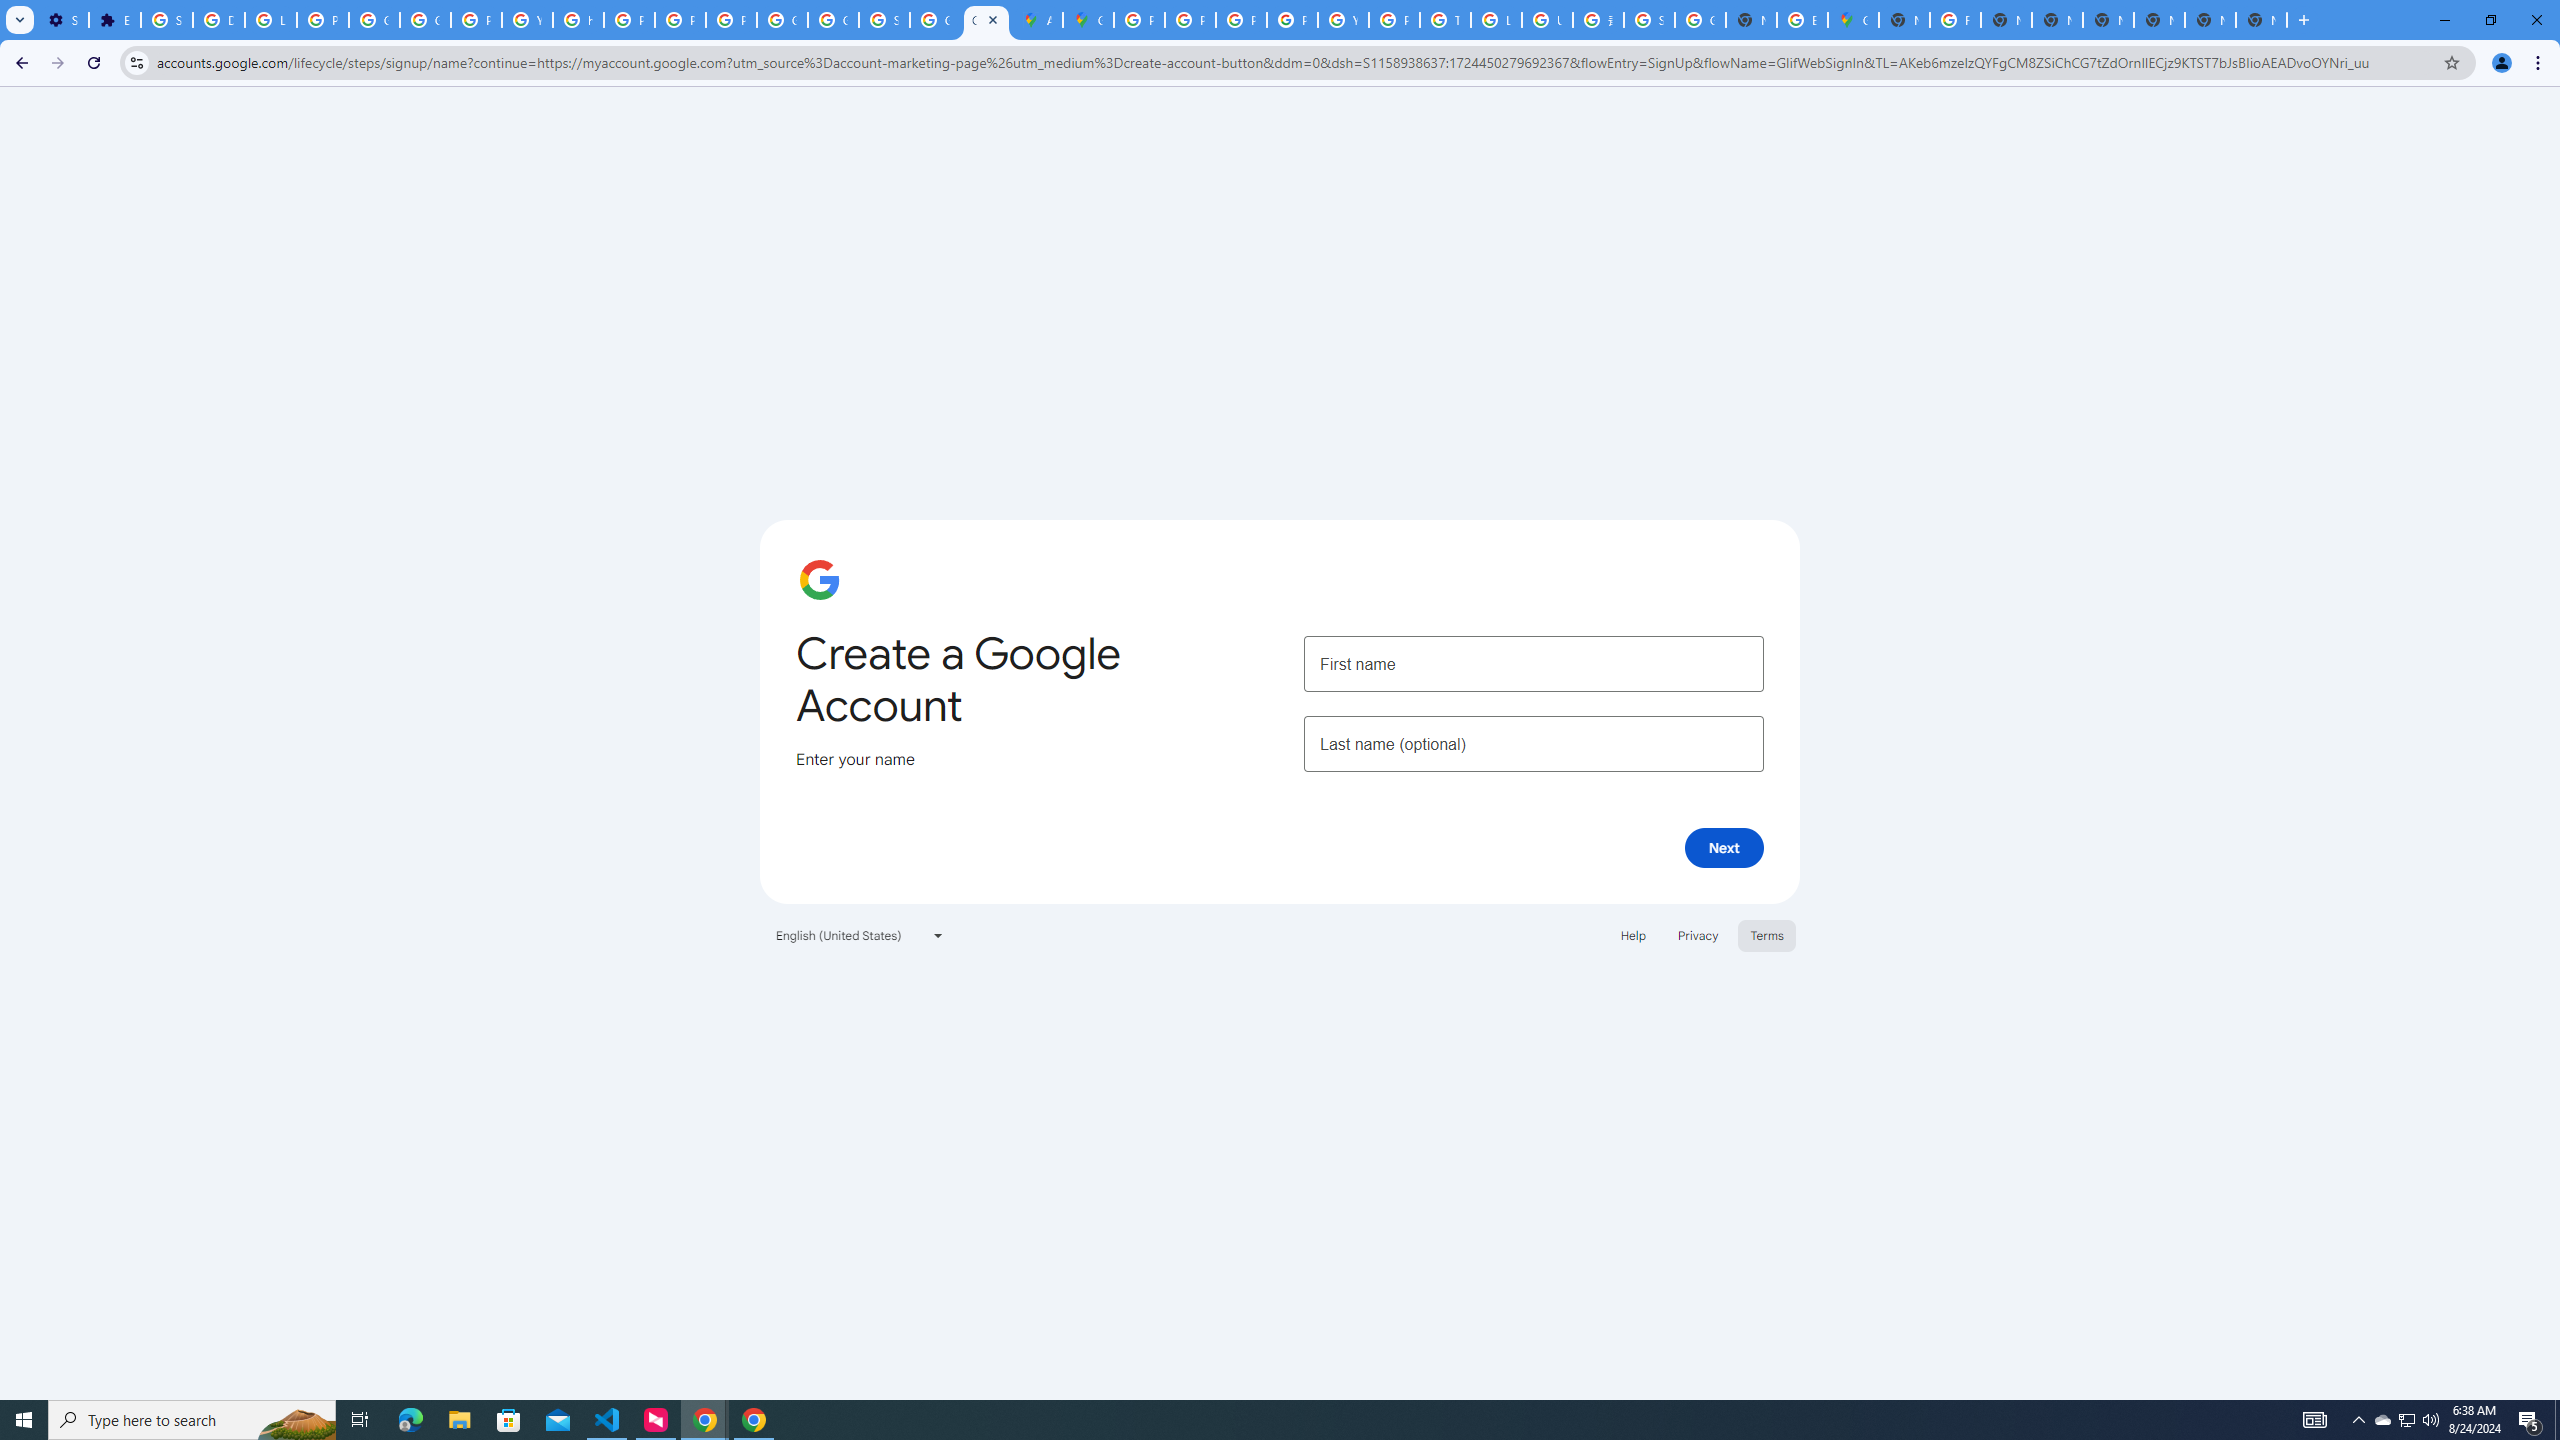  Describe the element at coordinates (2261, 19) in the screenshot. I see `'New Tab'` at that location.